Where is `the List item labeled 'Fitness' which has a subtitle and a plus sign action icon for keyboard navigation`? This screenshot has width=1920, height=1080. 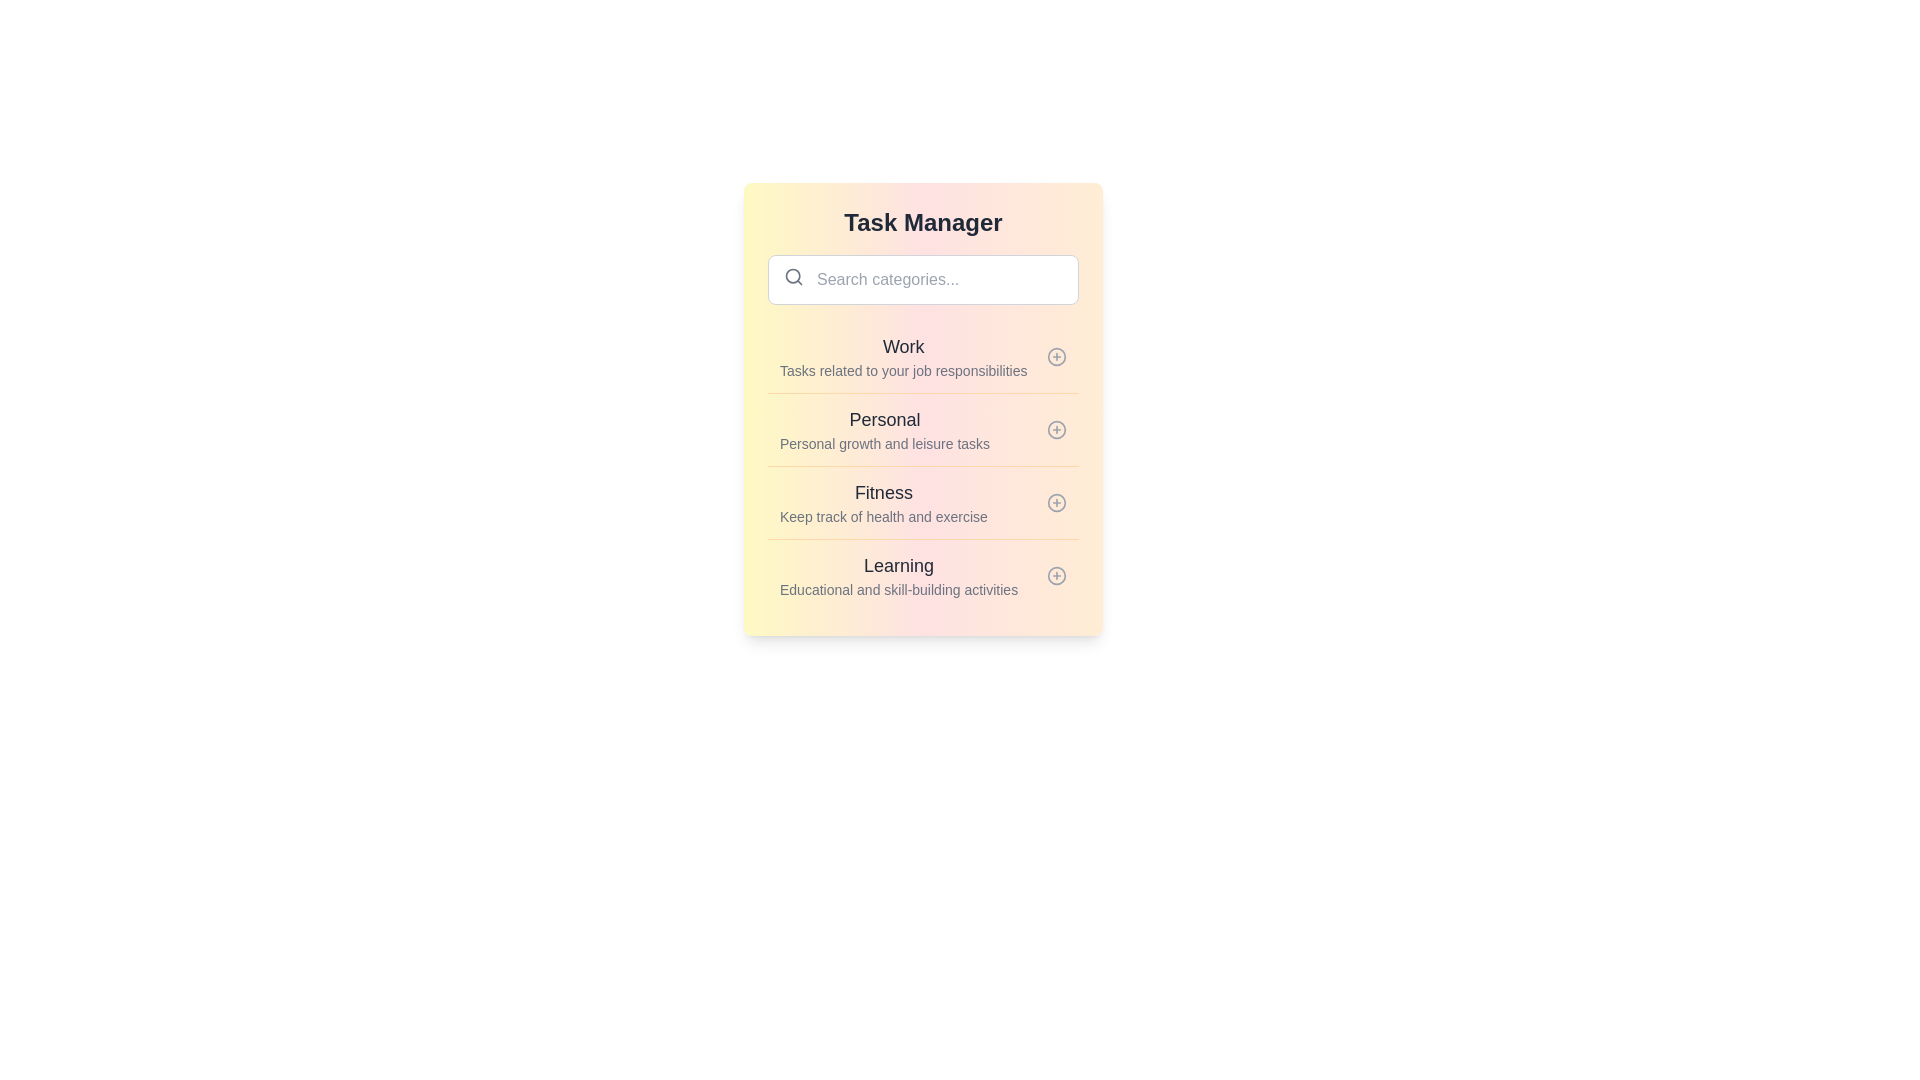
the List item labeled 'Fitness' which has a subtitle and a plus sign action icon for keyboard navigation is located at coordinates (922, 501).